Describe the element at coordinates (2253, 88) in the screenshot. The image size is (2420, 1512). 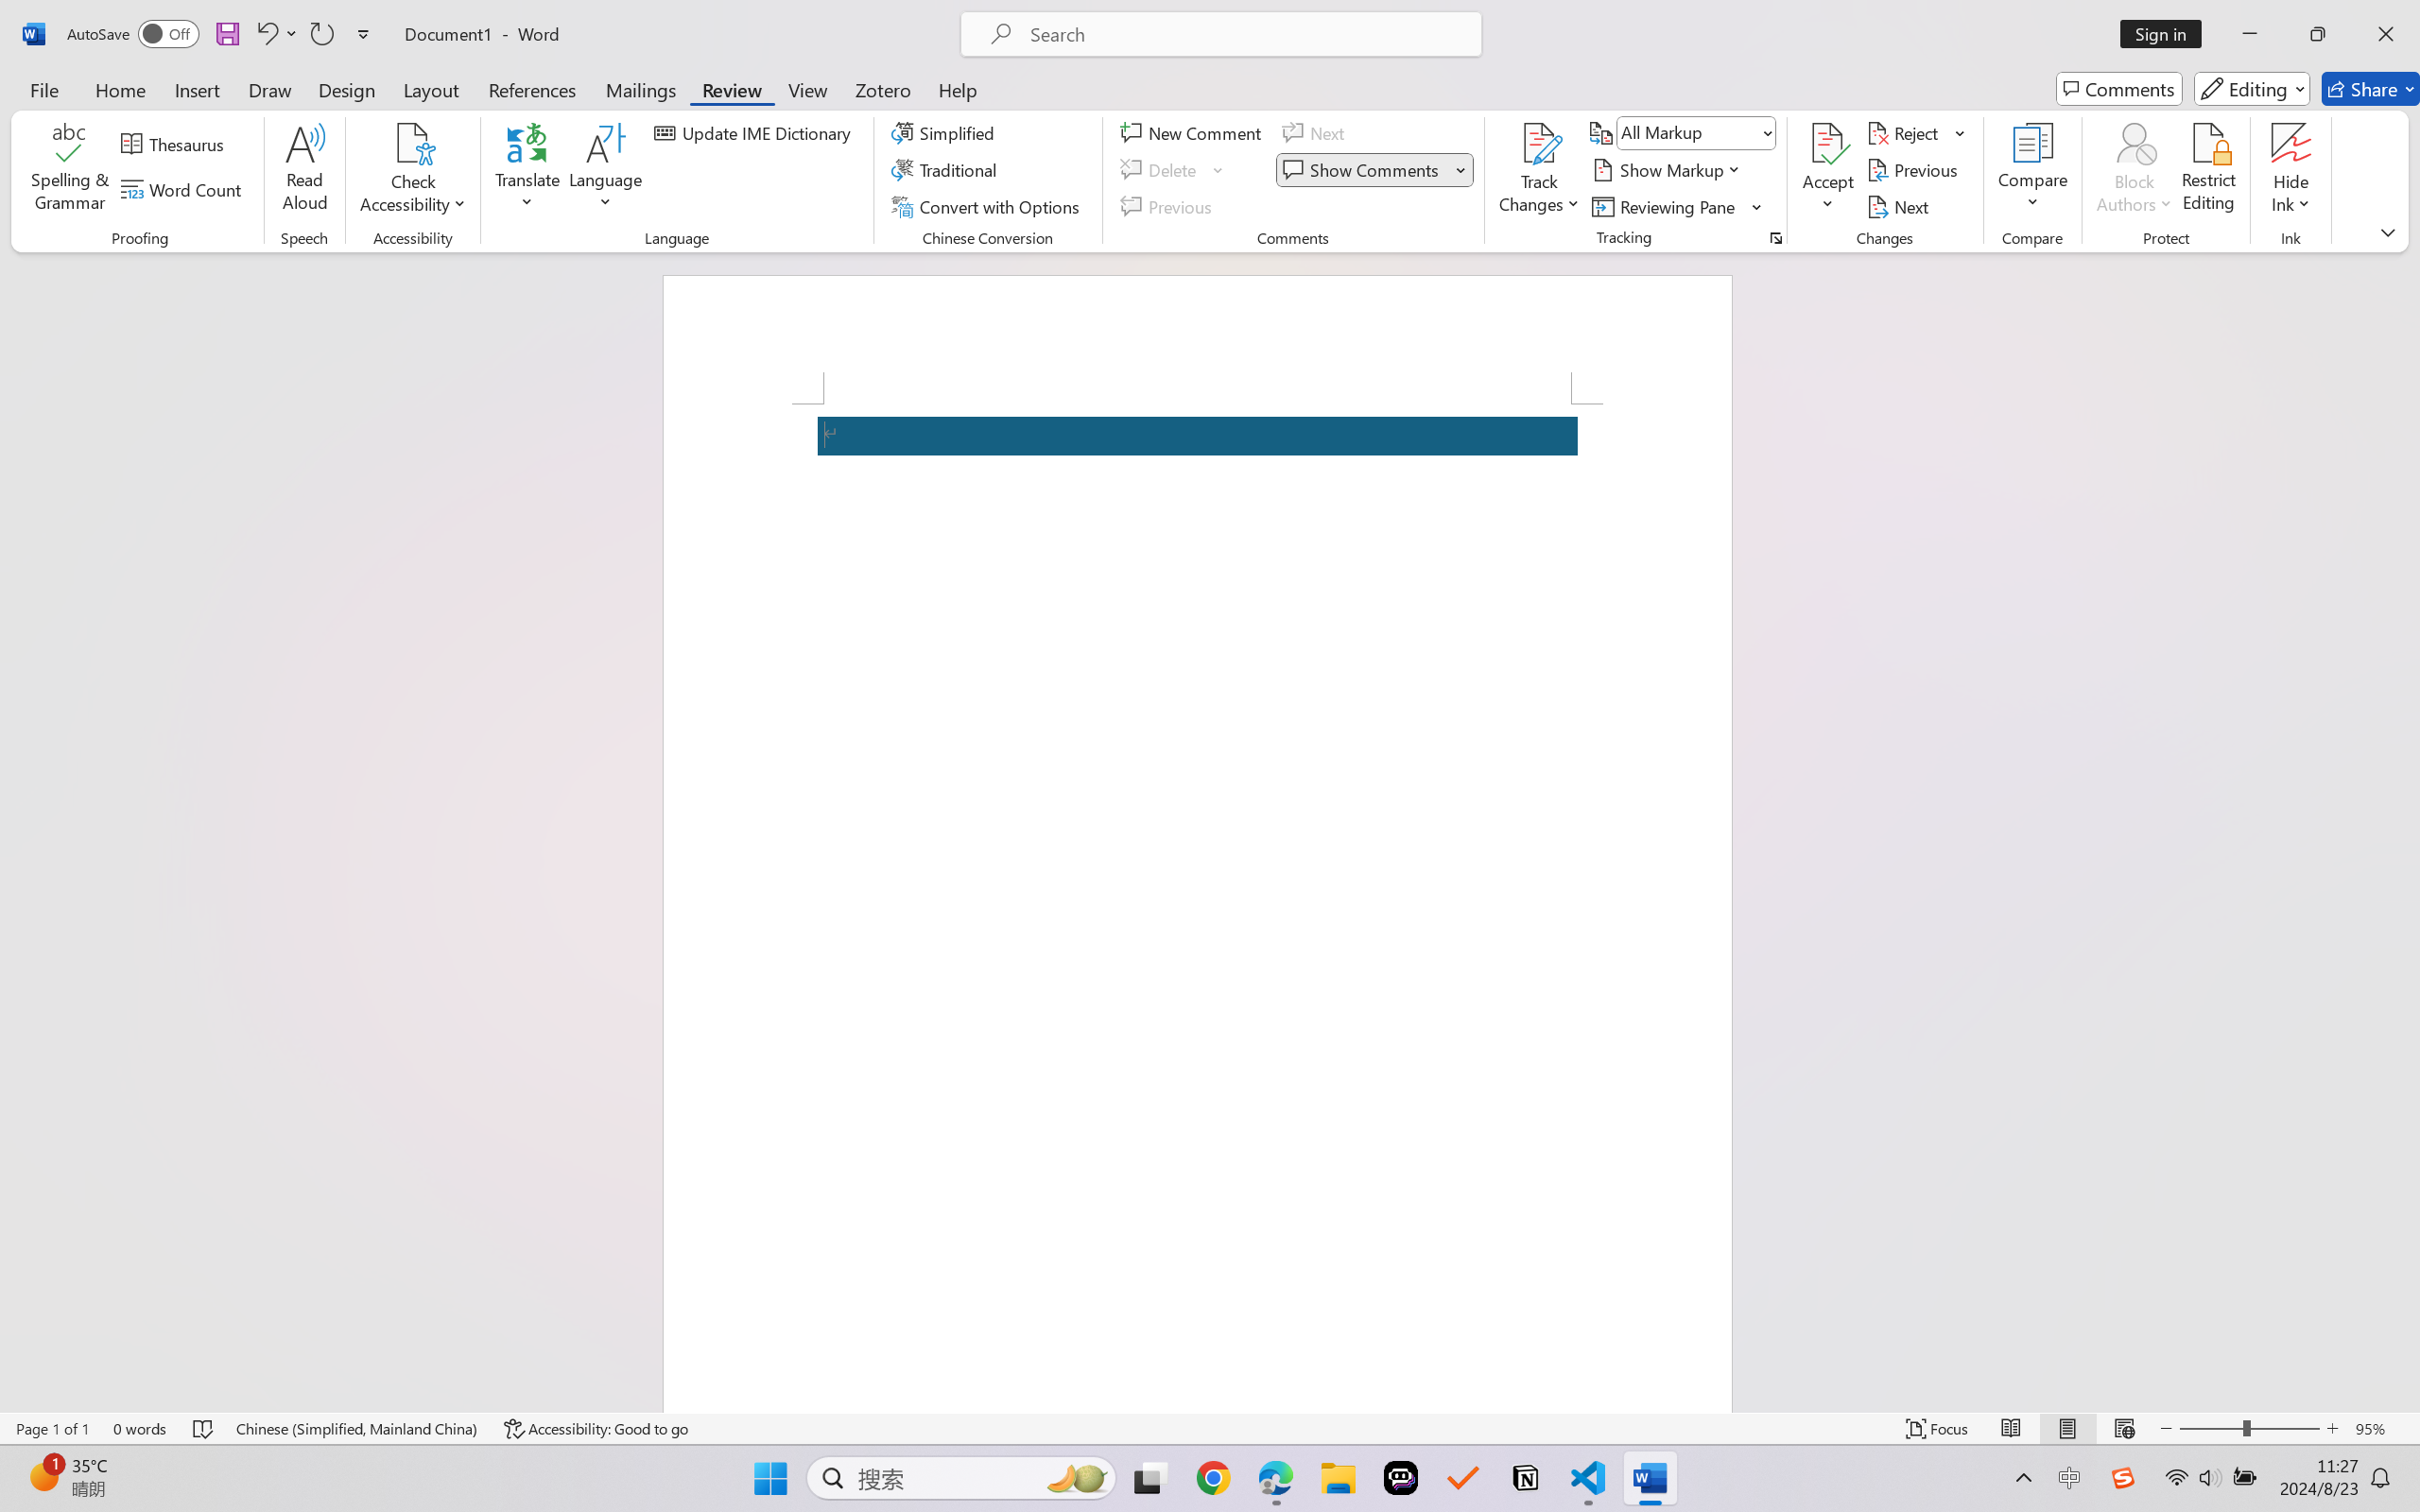
I see `'Editing'` at that location.